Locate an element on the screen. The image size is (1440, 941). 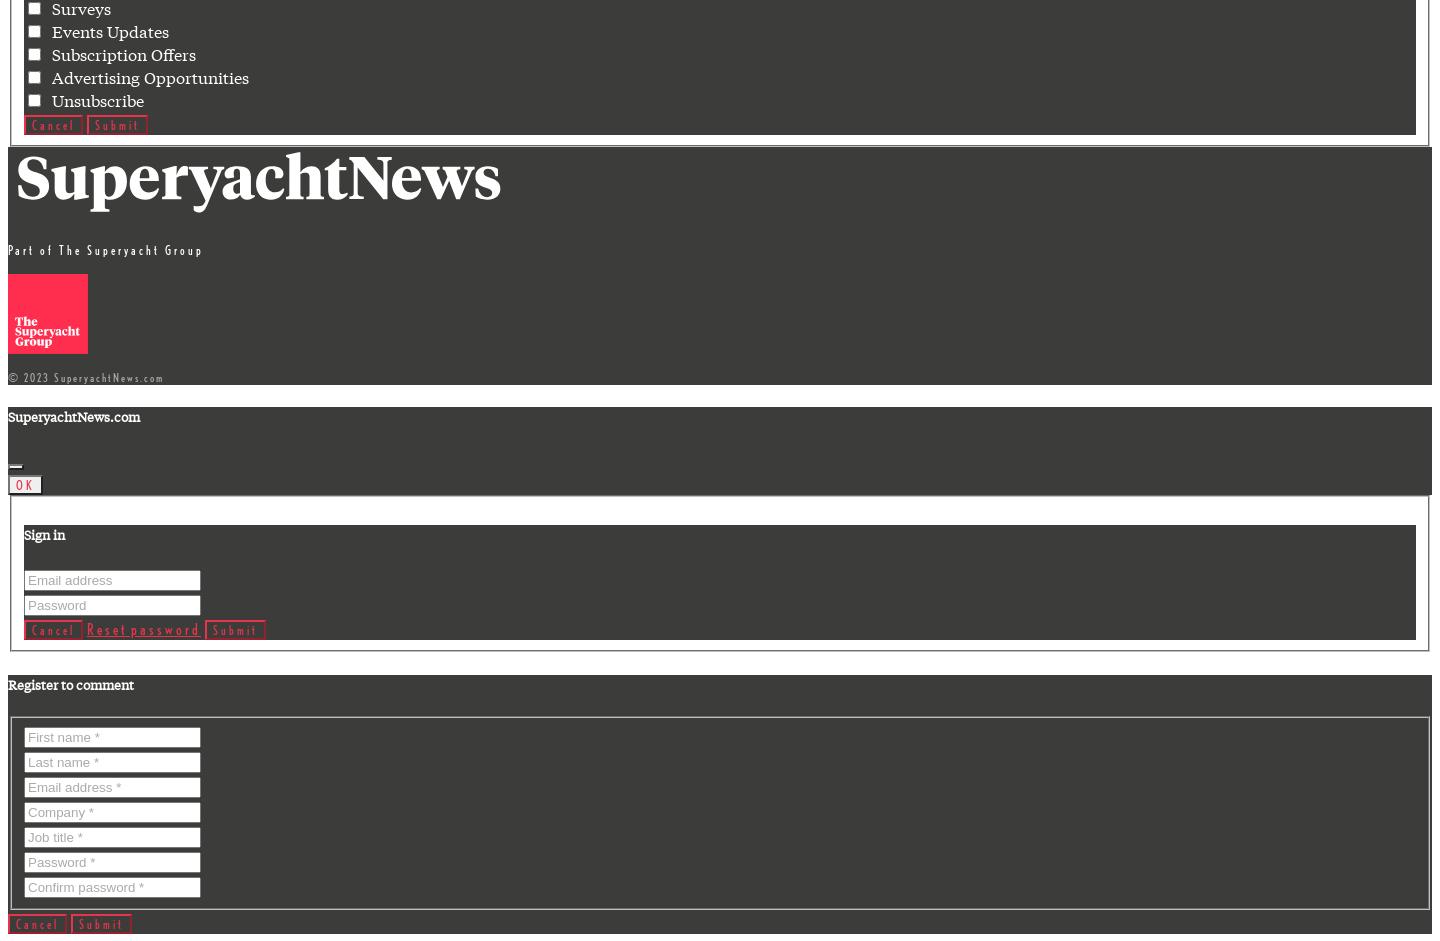
'Subscription Offers' is located at coordinates (119, 52).